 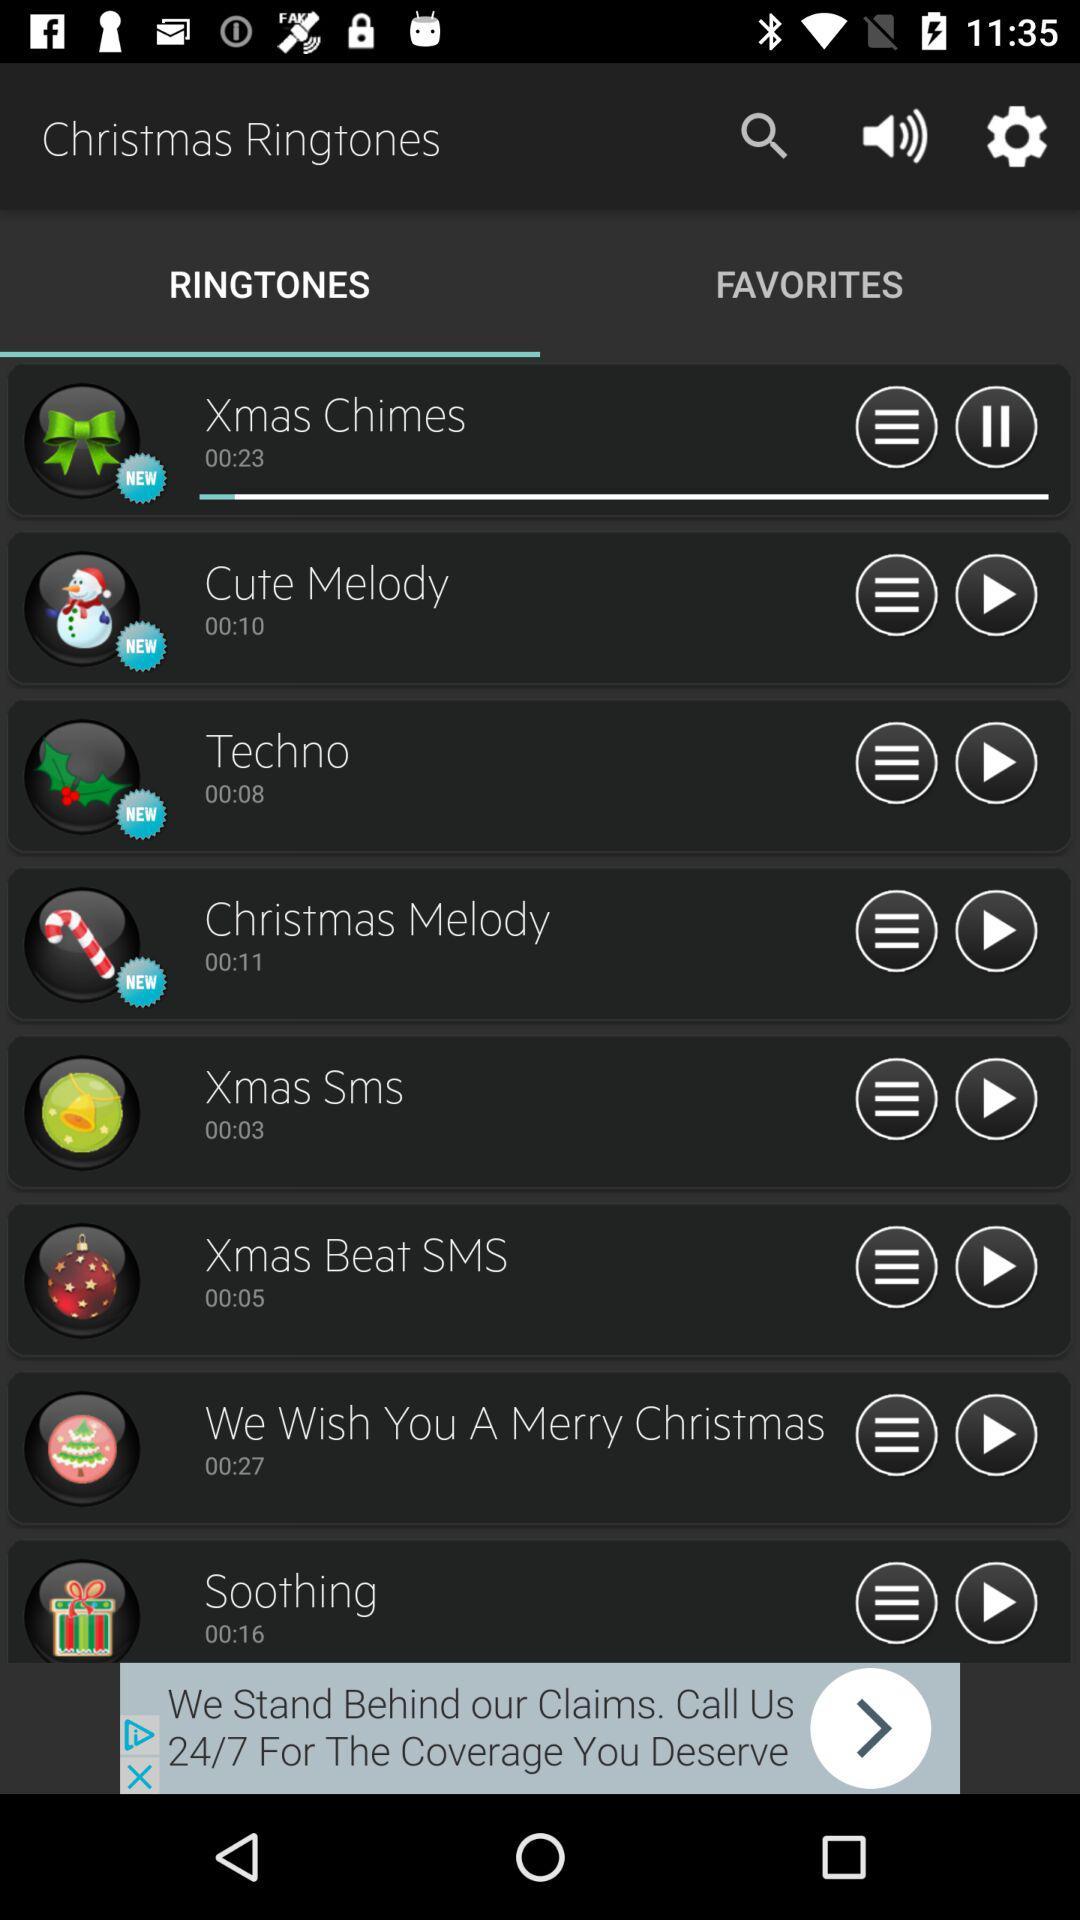 I want to click on displays a list of options, so click(x=895, y=1099).